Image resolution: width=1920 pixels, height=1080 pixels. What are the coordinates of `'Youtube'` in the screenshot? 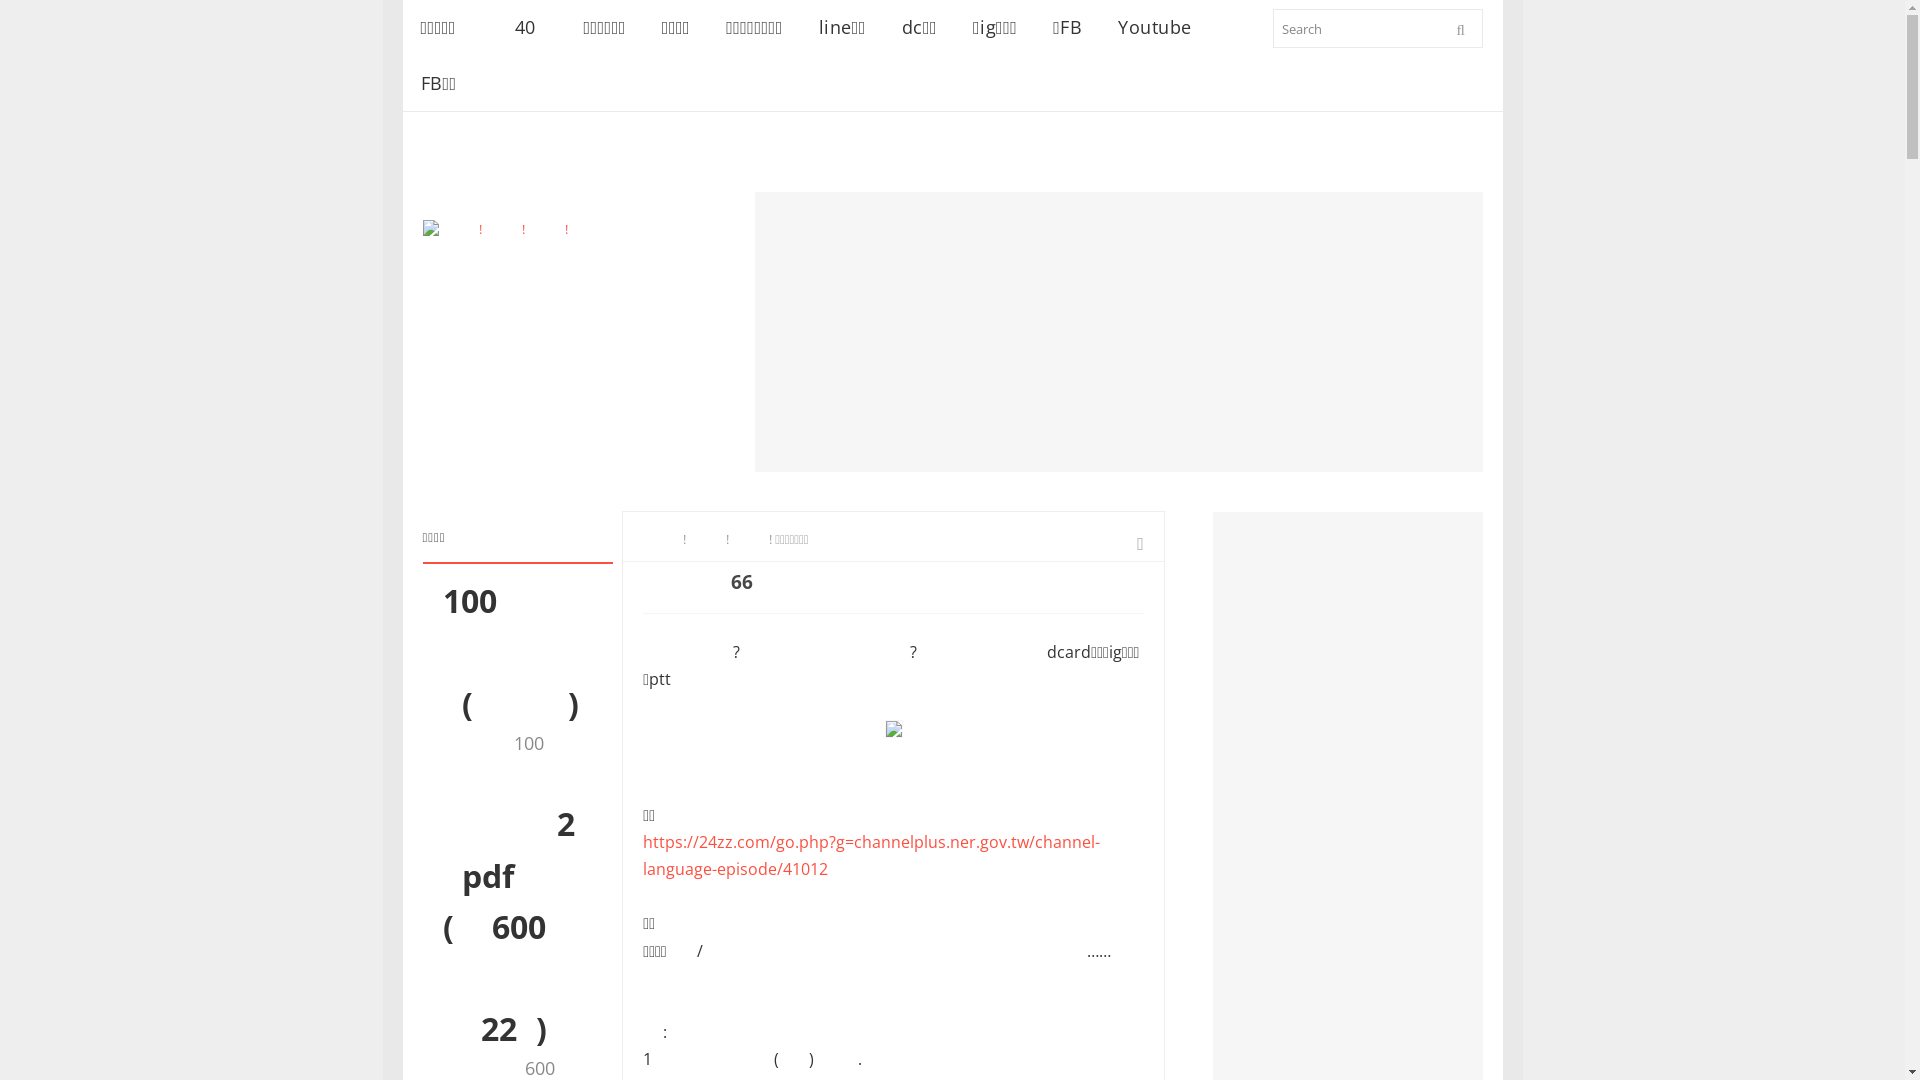 It's located at (1155, 27).